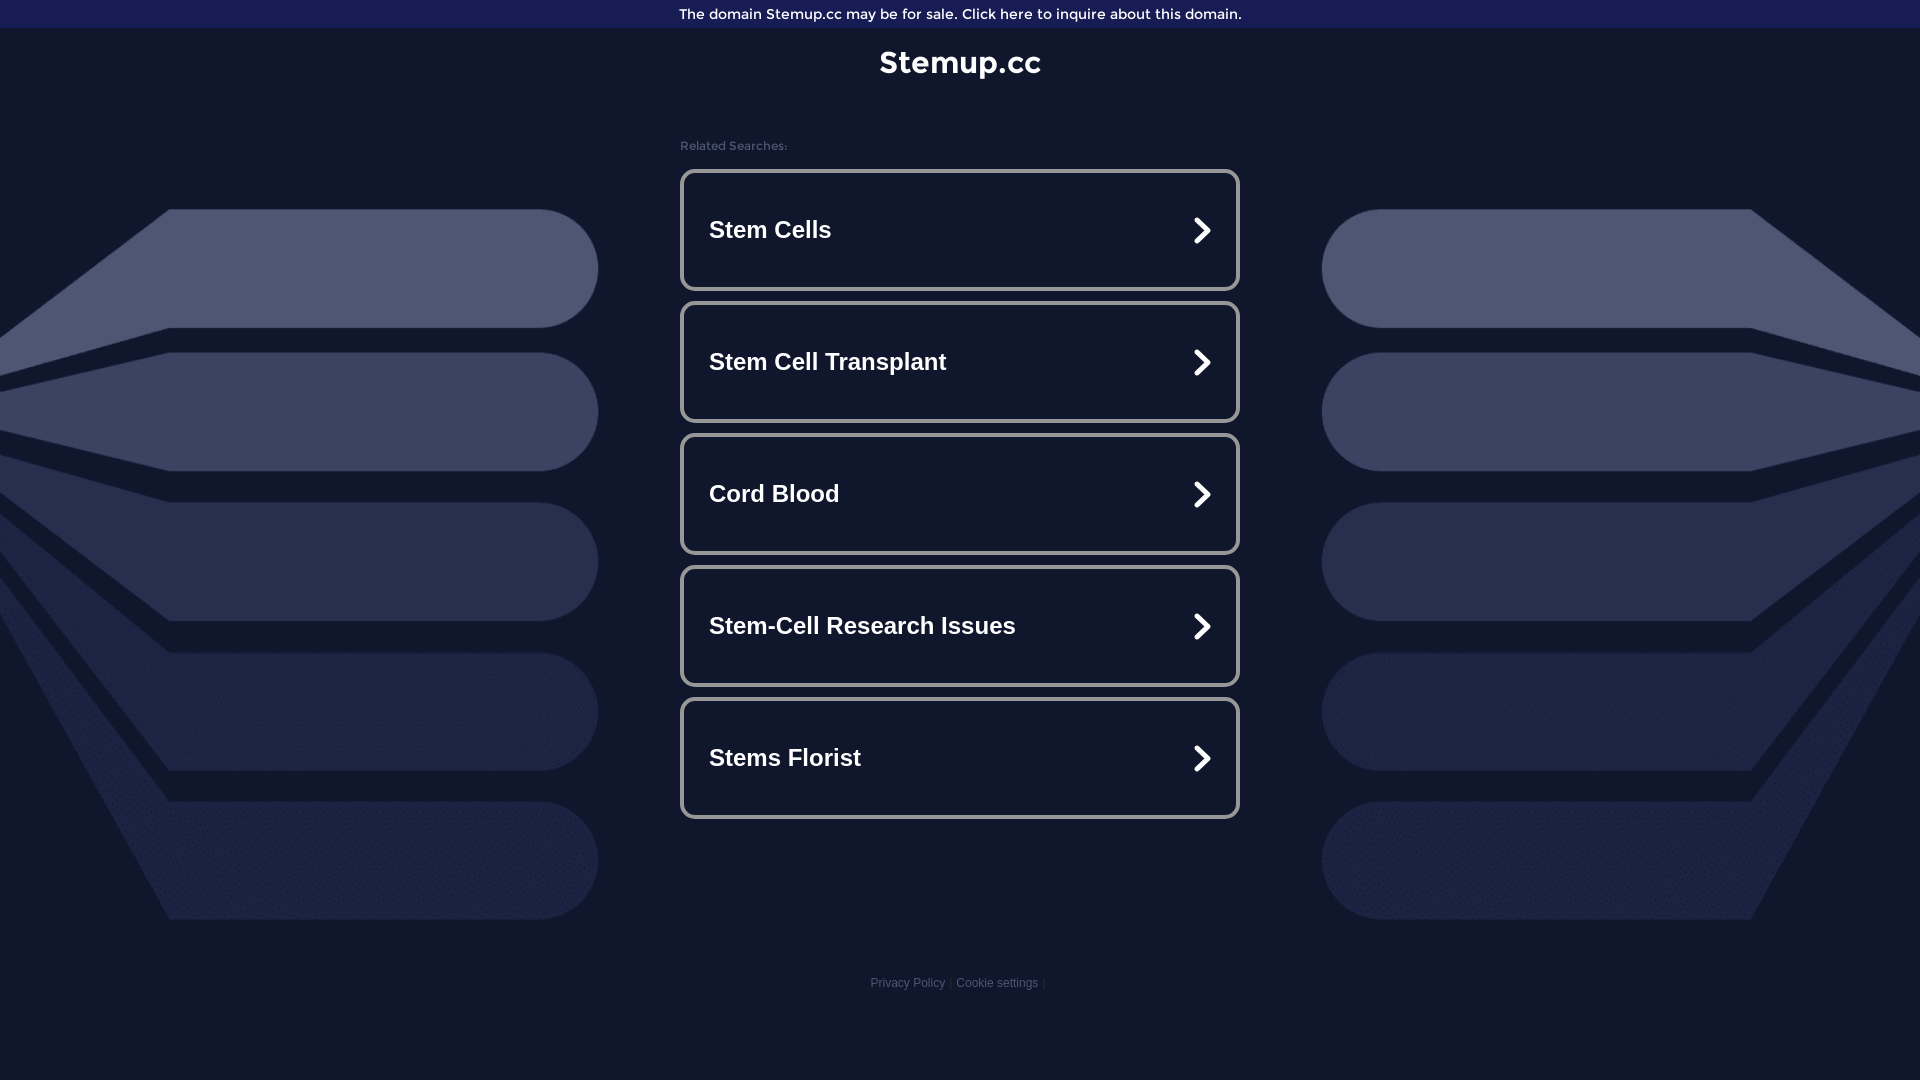 The width and height of the screenshot is (1920, 1080). I want to click on 'Cord Blood', so click(960, 493).